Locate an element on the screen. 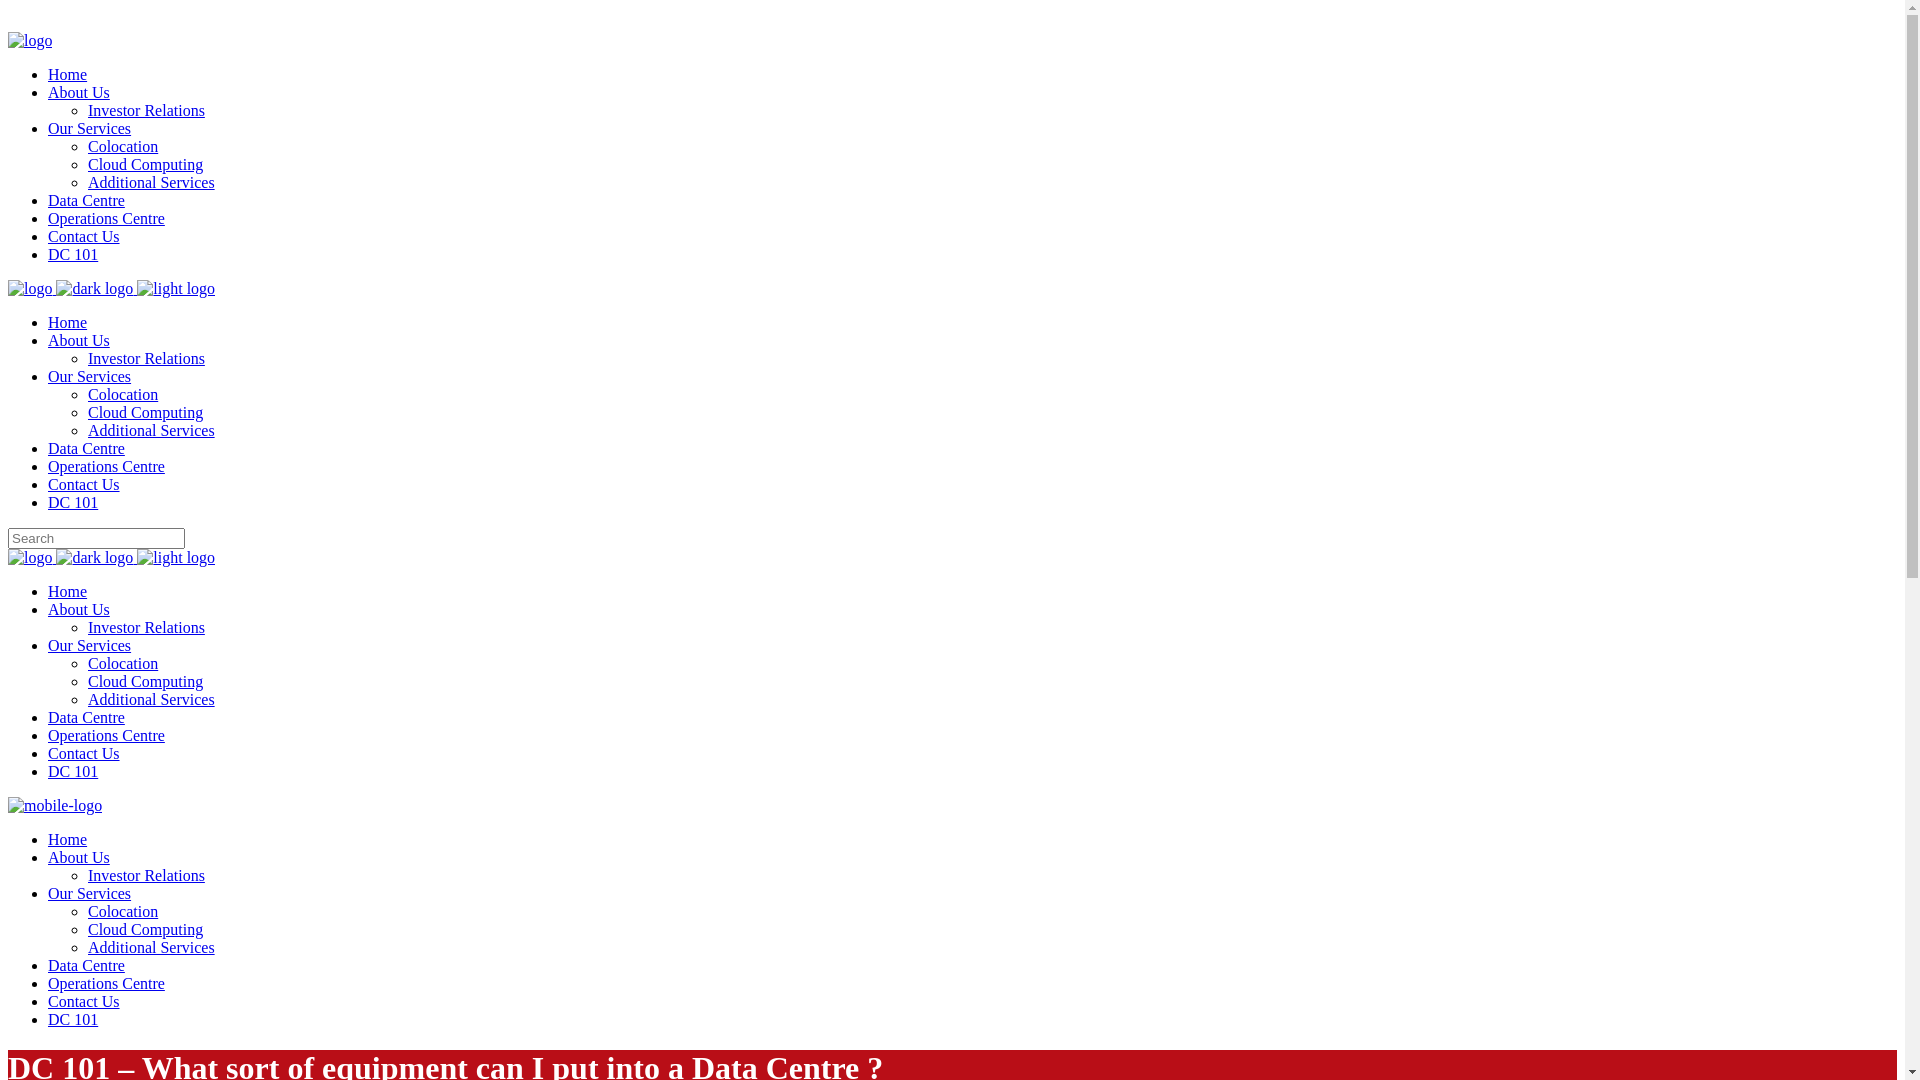 This screenshot has height=1080, width=1920. 'Investor Relations' is located at coordinates (86, 110).